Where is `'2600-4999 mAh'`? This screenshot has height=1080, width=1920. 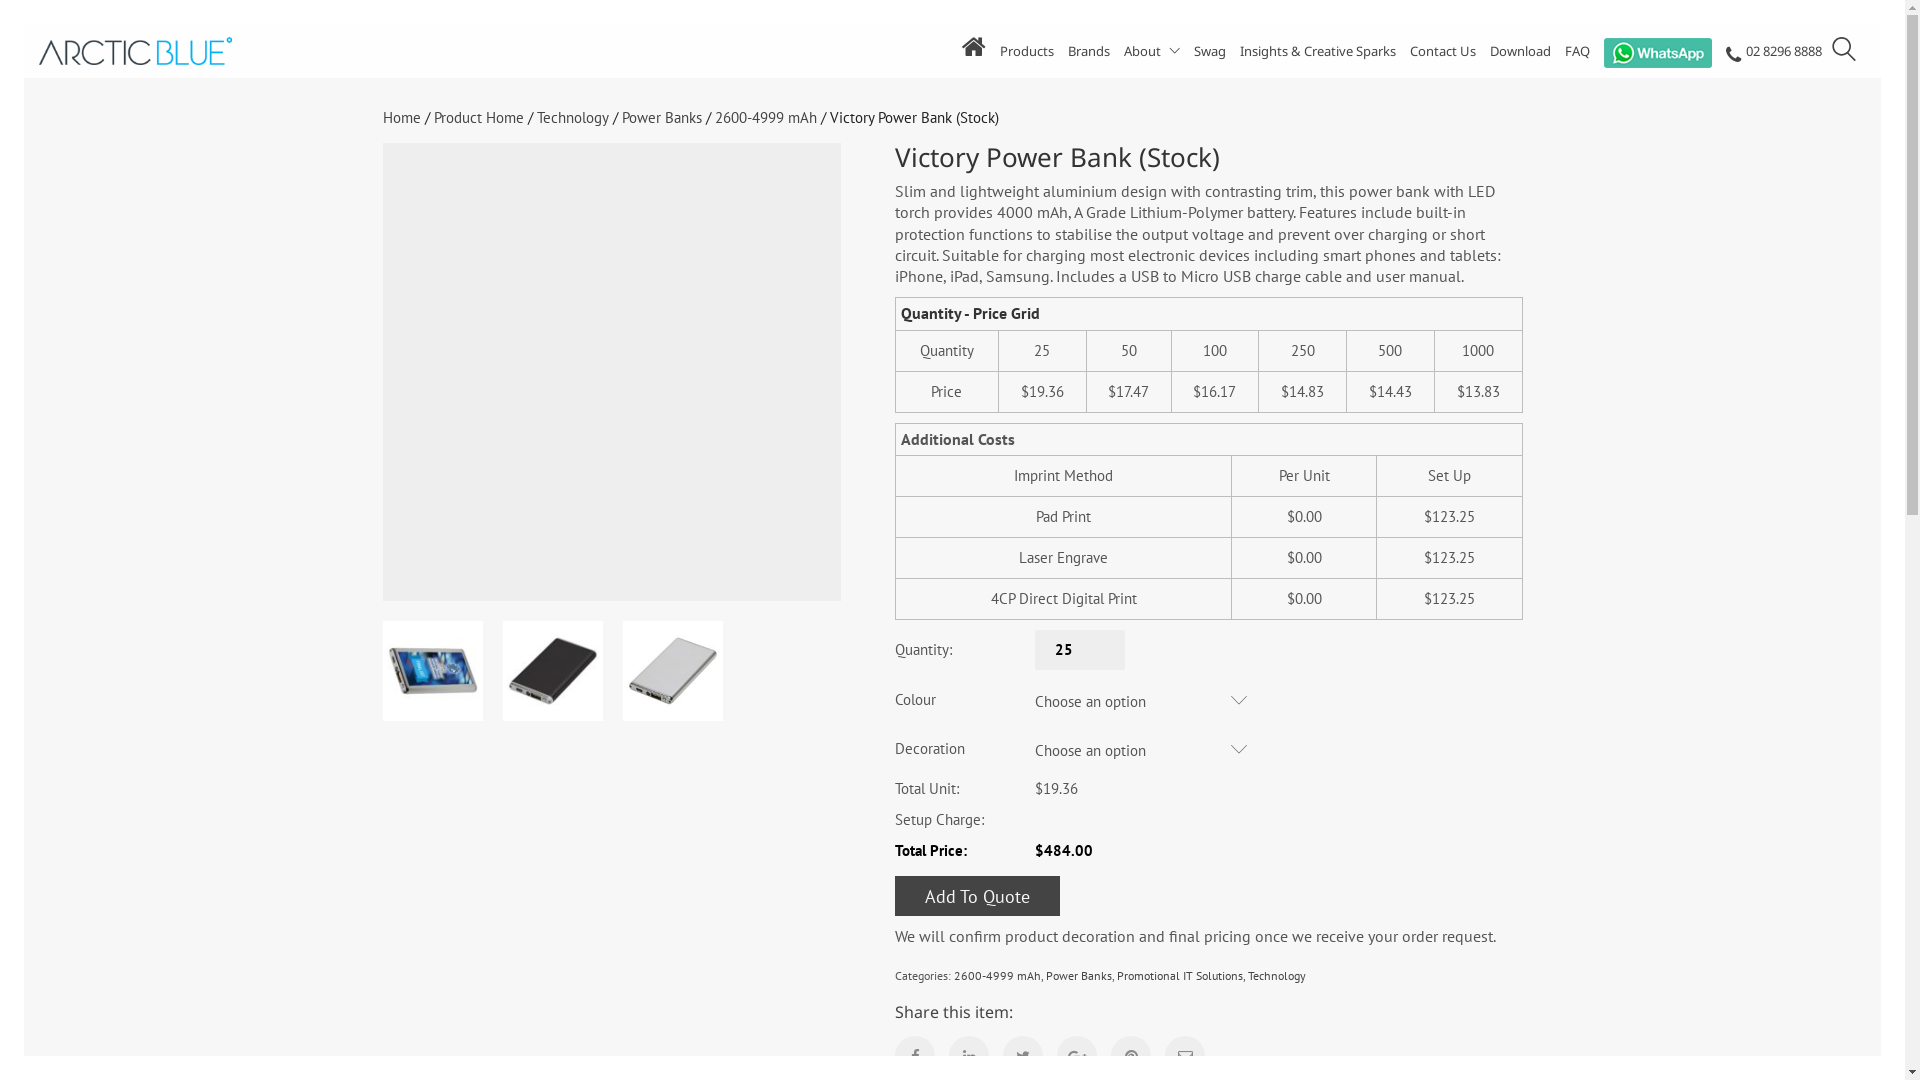 '2600-4999 mAh' is located at coordinates (997, 974).